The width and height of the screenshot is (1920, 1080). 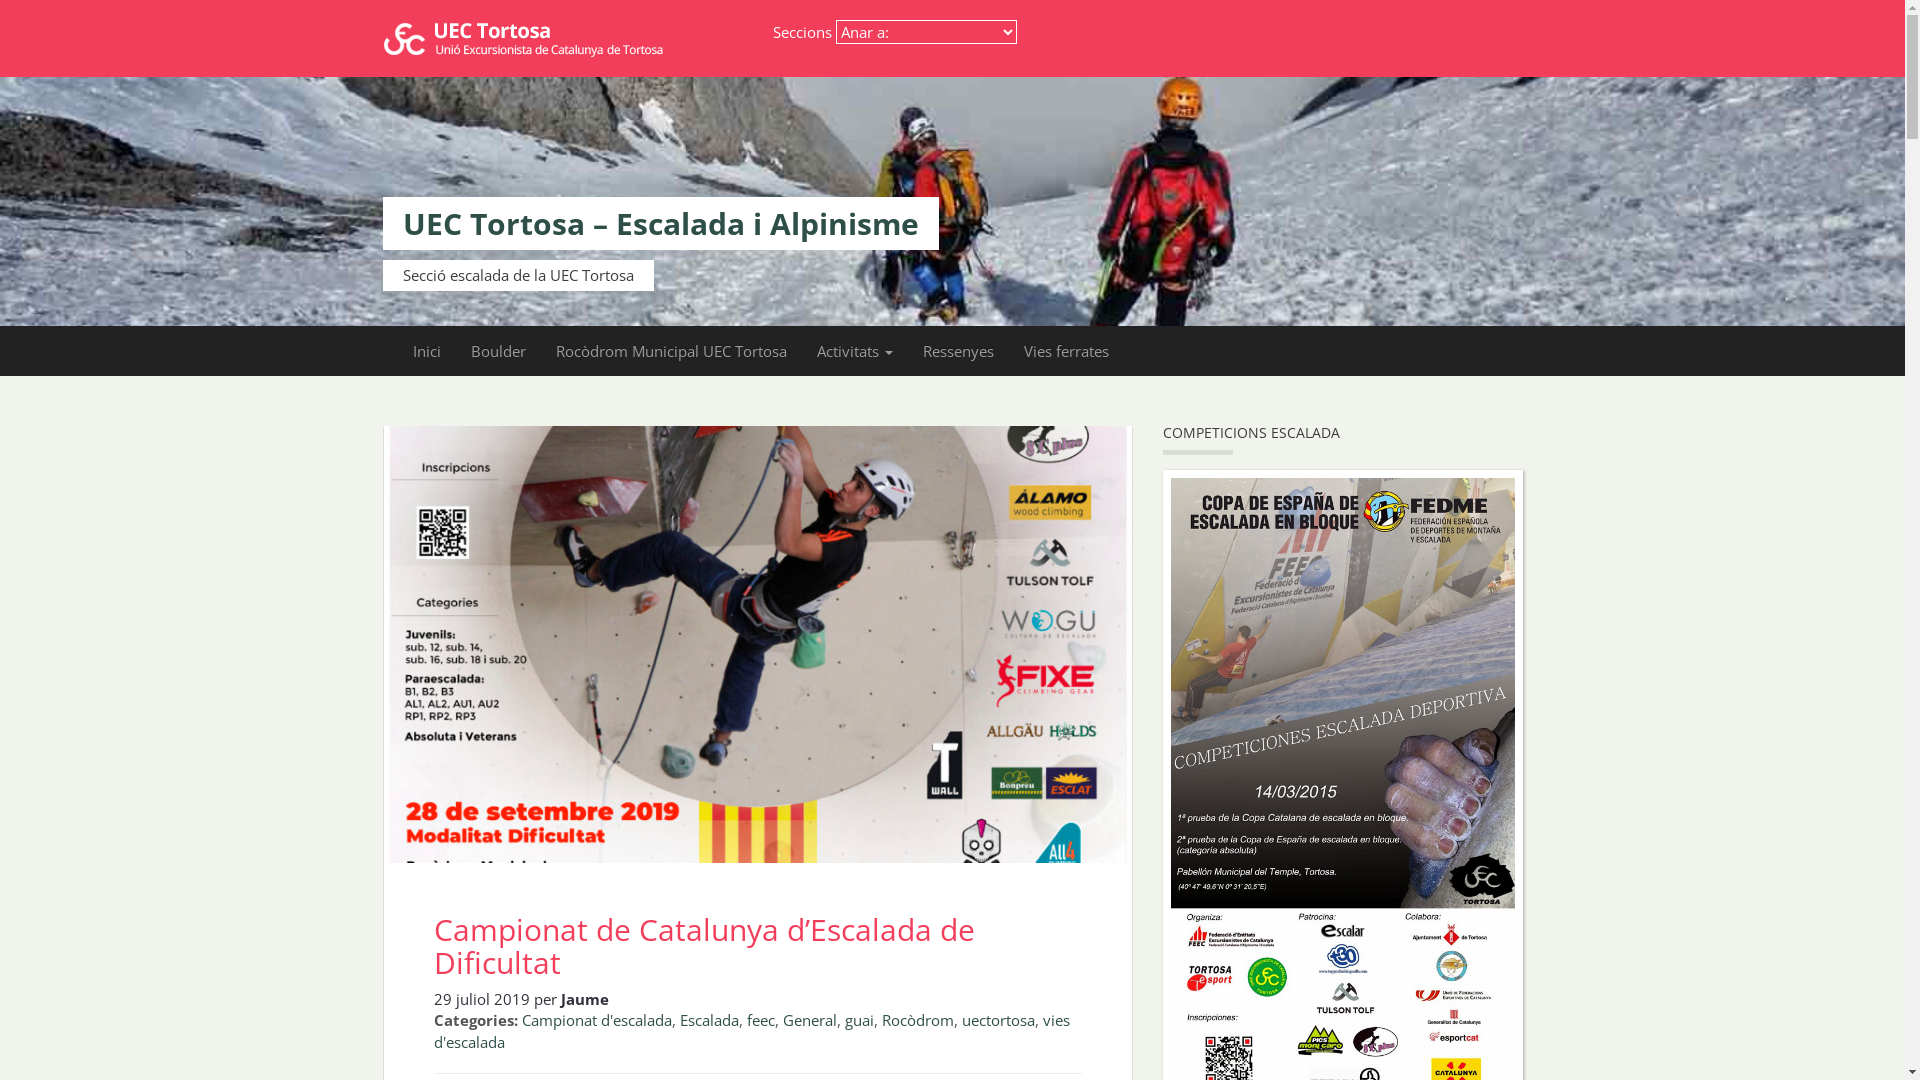 What do you see at coordinates (1064, 350) in the screenshot?
I see `'Vies ferrates'` at bounding box center [1064, 350].